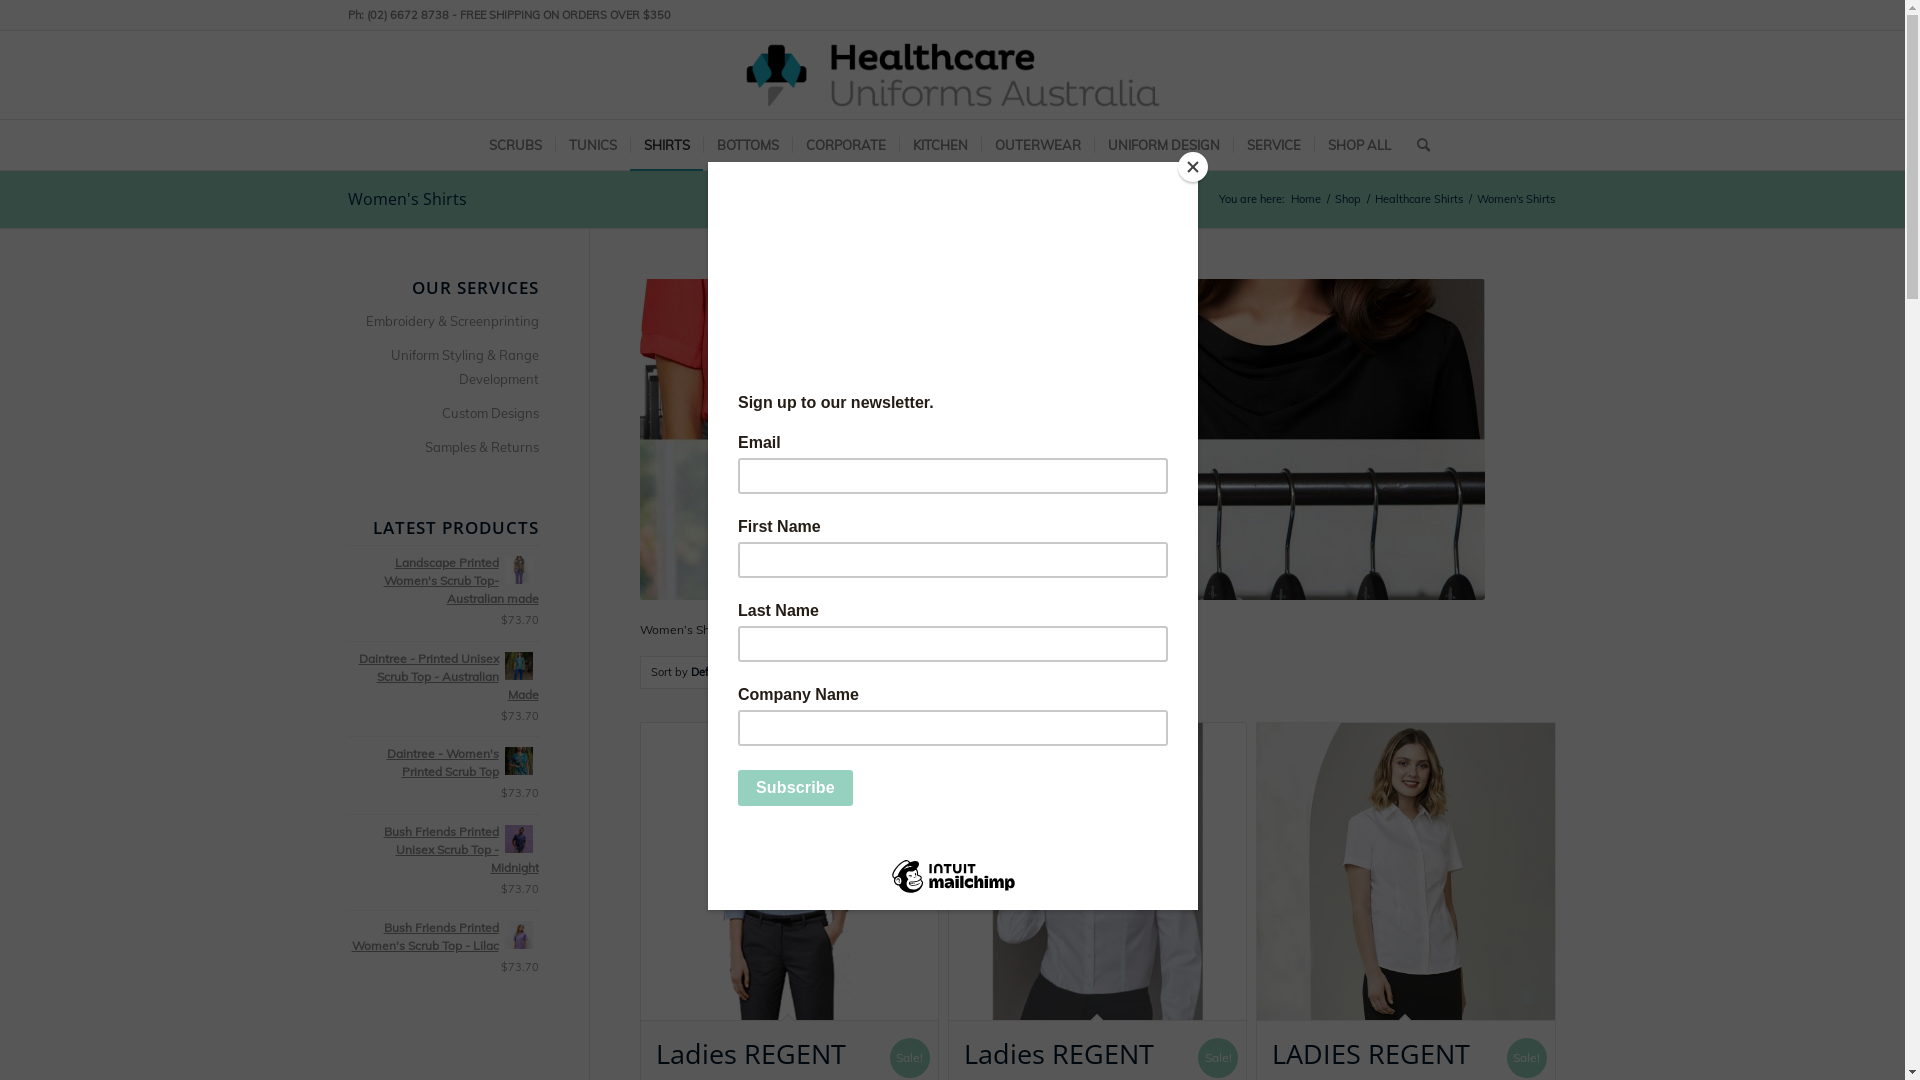 The image size is (1920, 1080). I want to click on 'Uniform Styling & Range Development', so click(442, 368).